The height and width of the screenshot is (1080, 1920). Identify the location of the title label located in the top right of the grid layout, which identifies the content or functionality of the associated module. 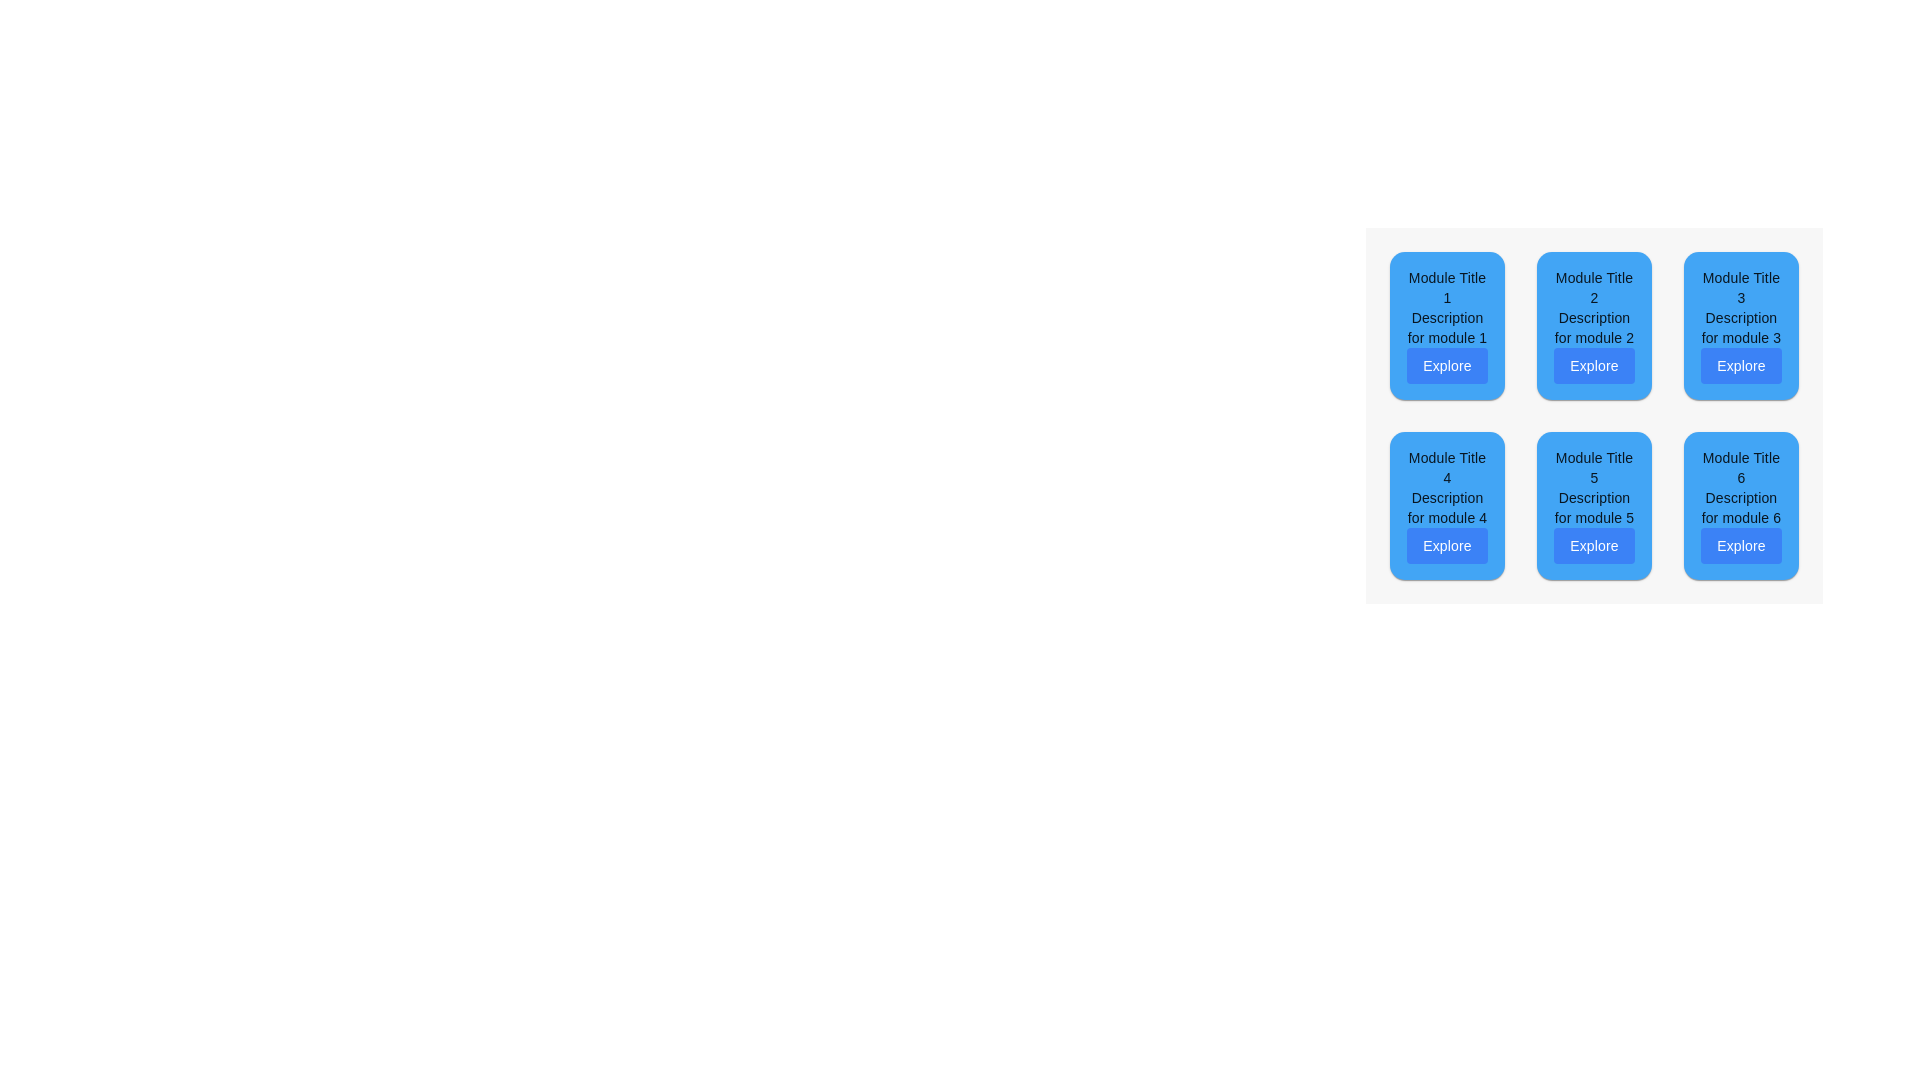
(1740, 288).